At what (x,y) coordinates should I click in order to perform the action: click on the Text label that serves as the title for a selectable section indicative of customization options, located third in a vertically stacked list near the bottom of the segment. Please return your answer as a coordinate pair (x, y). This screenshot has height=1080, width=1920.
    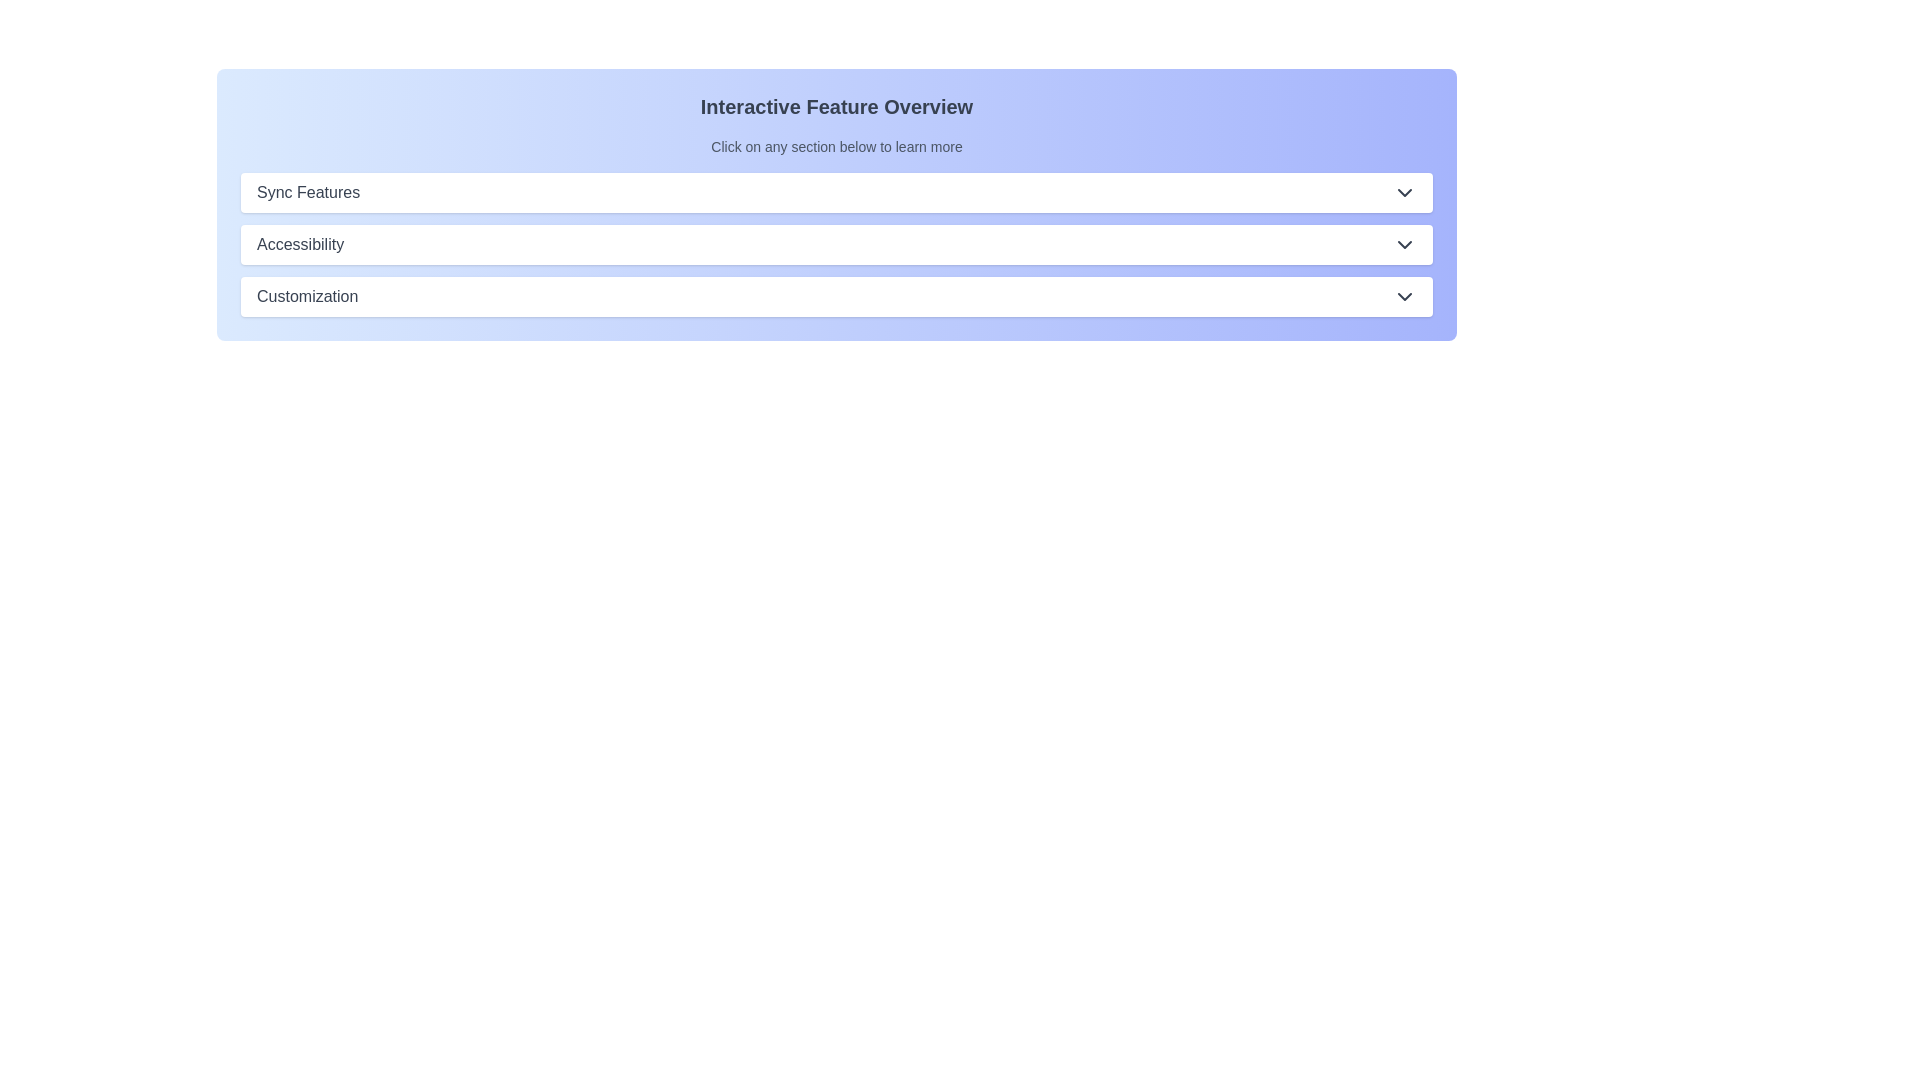
    Looking at the image, I should click on (306, 297).